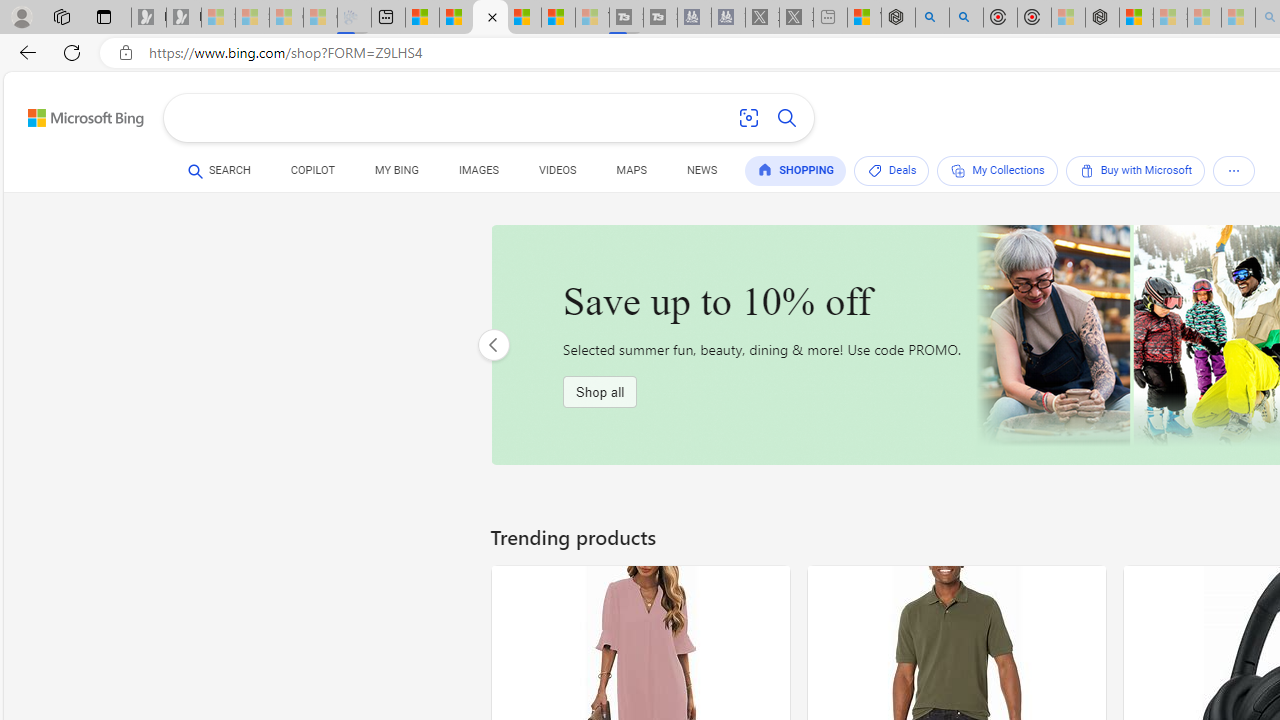  What do you see at coordinates (625, 17) in the screenshot?
I see `'Streaming Coverage | T3 - Sleeping'` at bounding box center [625, 17].